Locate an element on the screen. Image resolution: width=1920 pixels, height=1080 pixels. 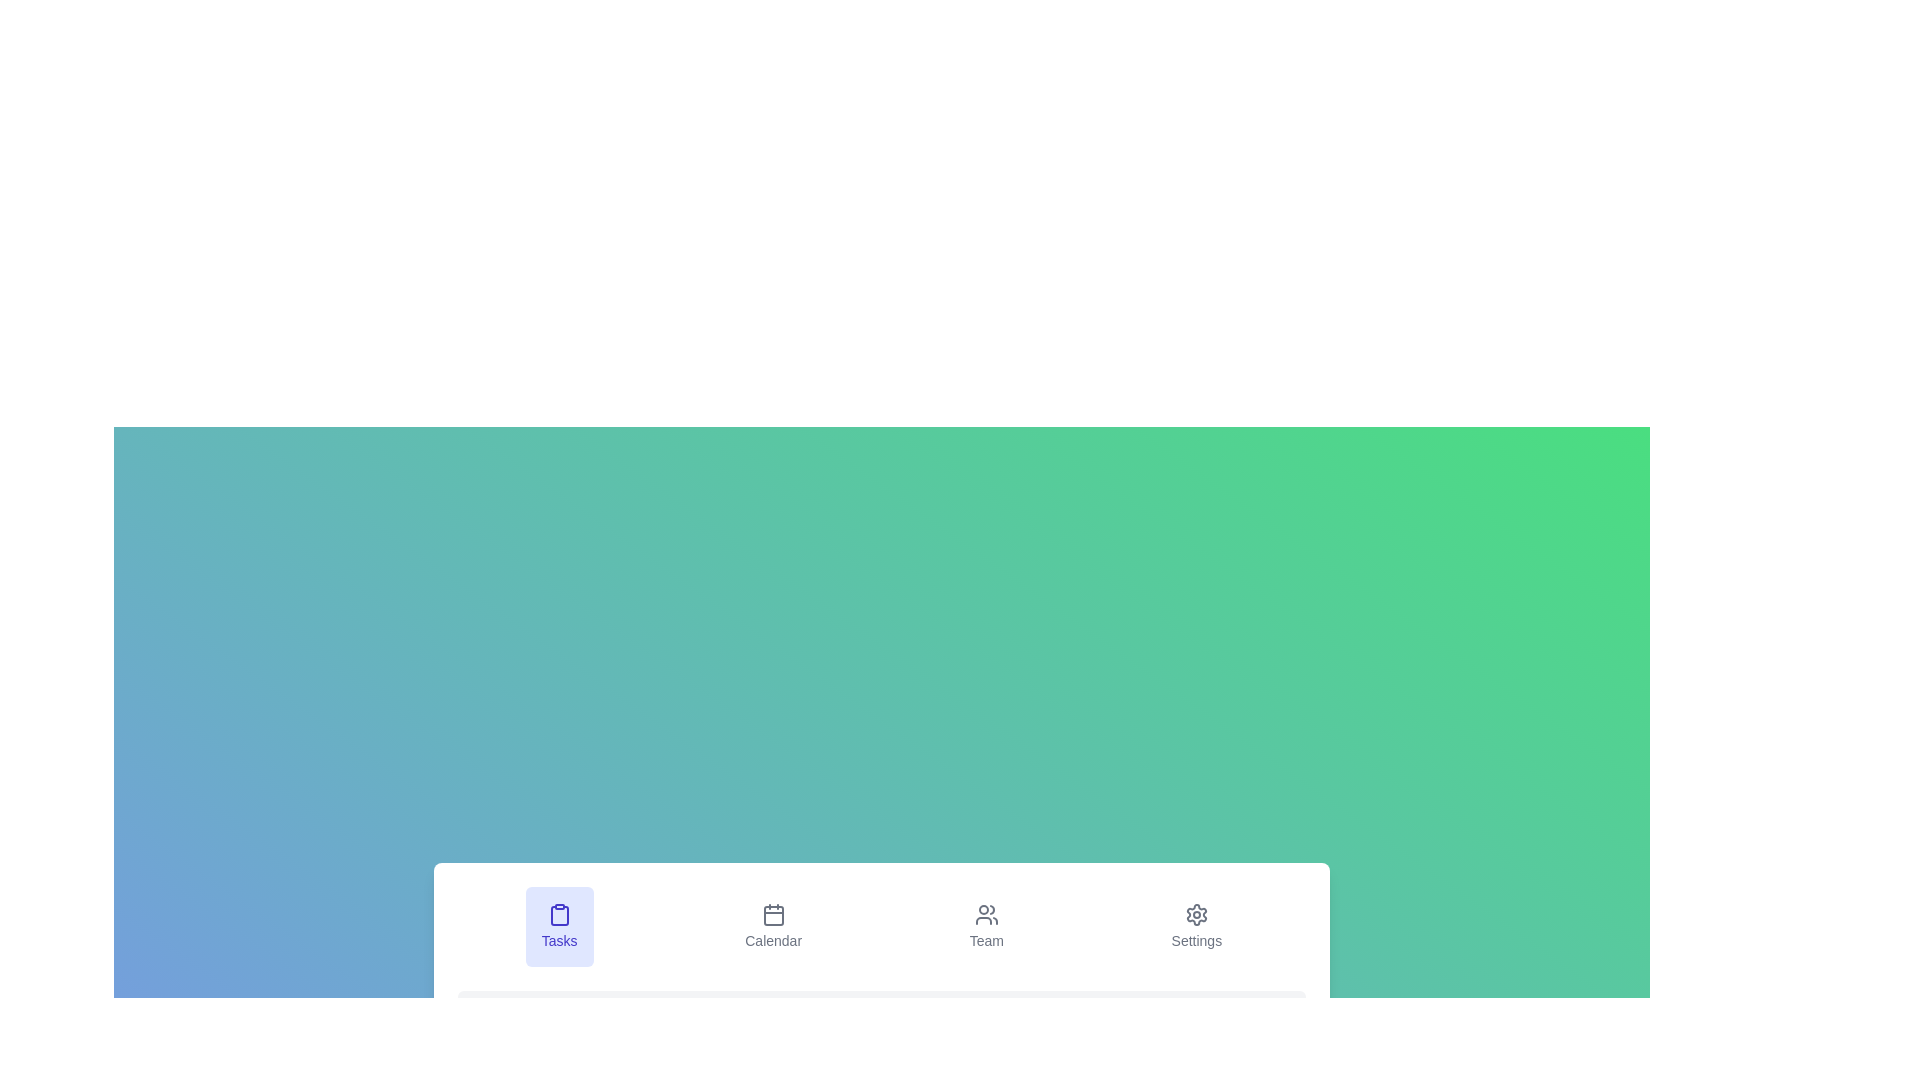
the 'Team' icon located in the bottom navigation bar is located at coordinates (986, 914).